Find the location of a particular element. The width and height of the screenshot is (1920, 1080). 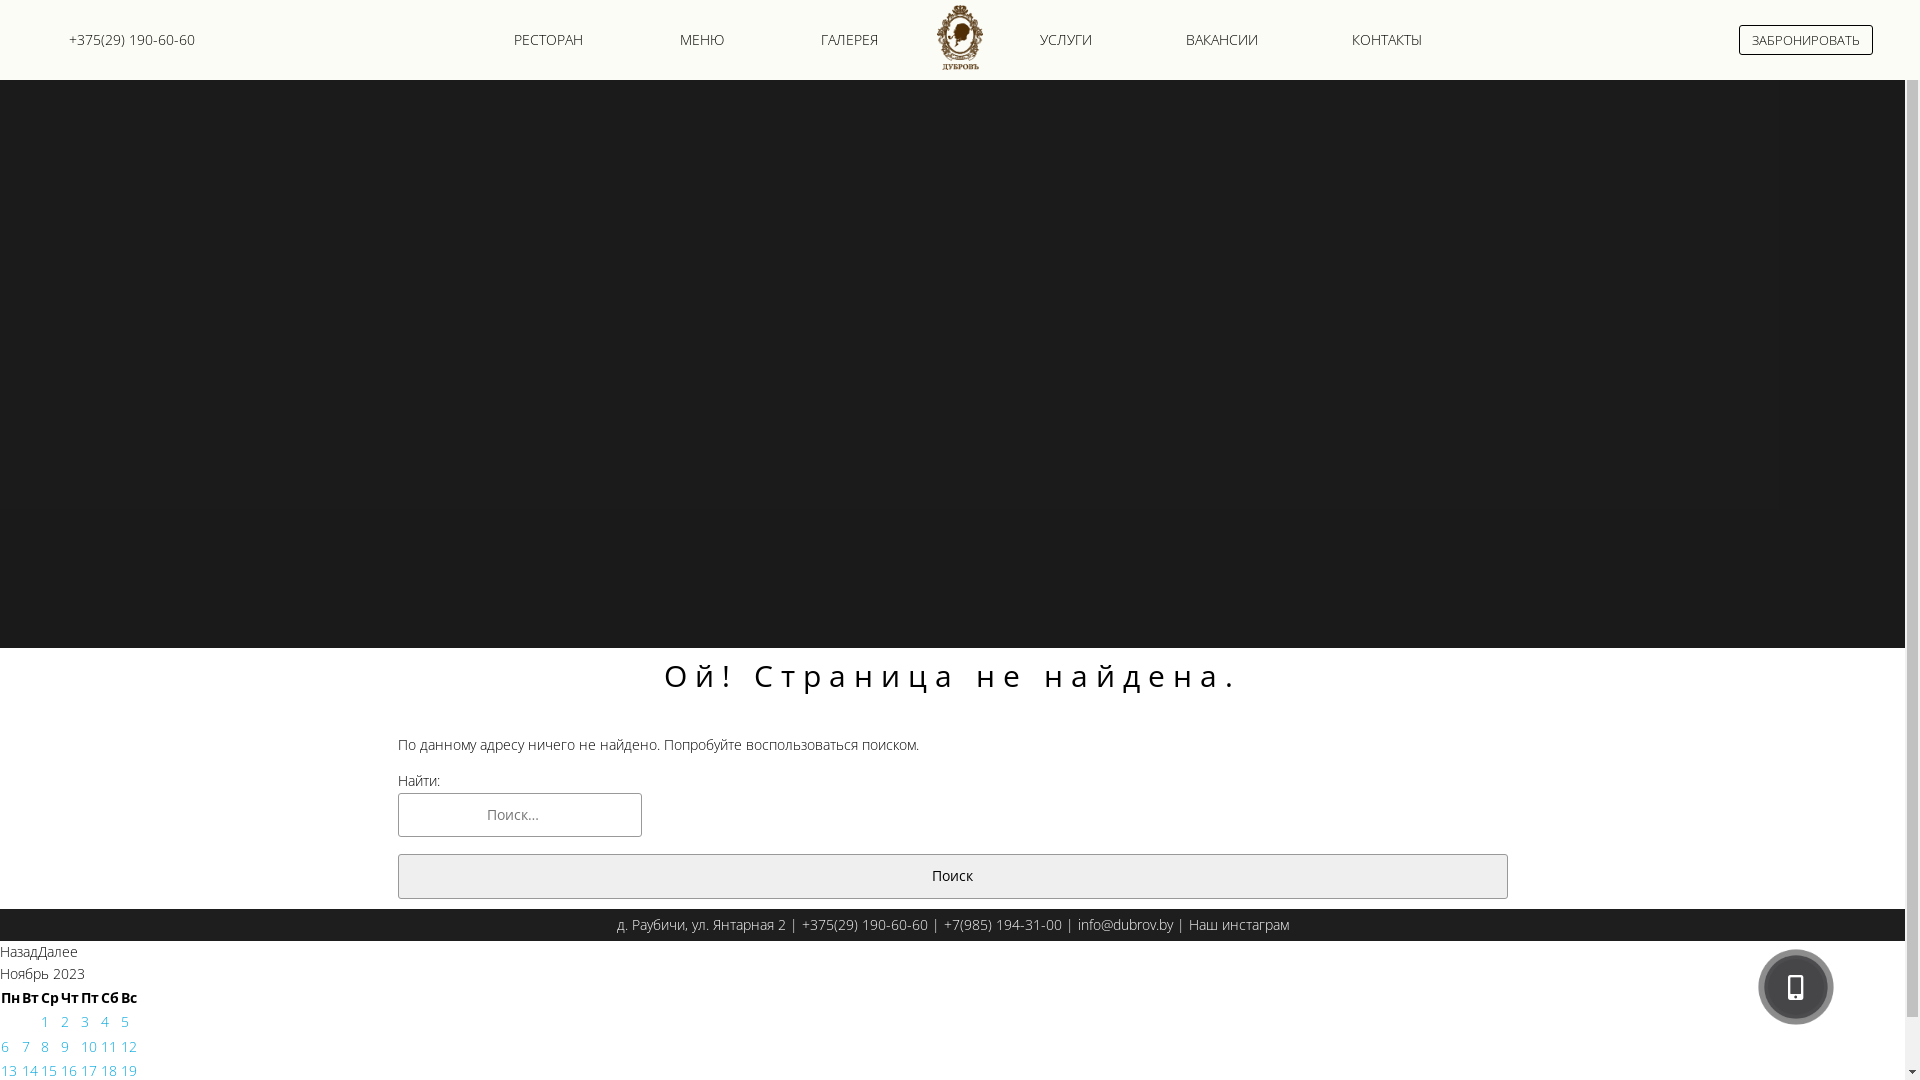

'5' is located at coordinates (123, 1021).